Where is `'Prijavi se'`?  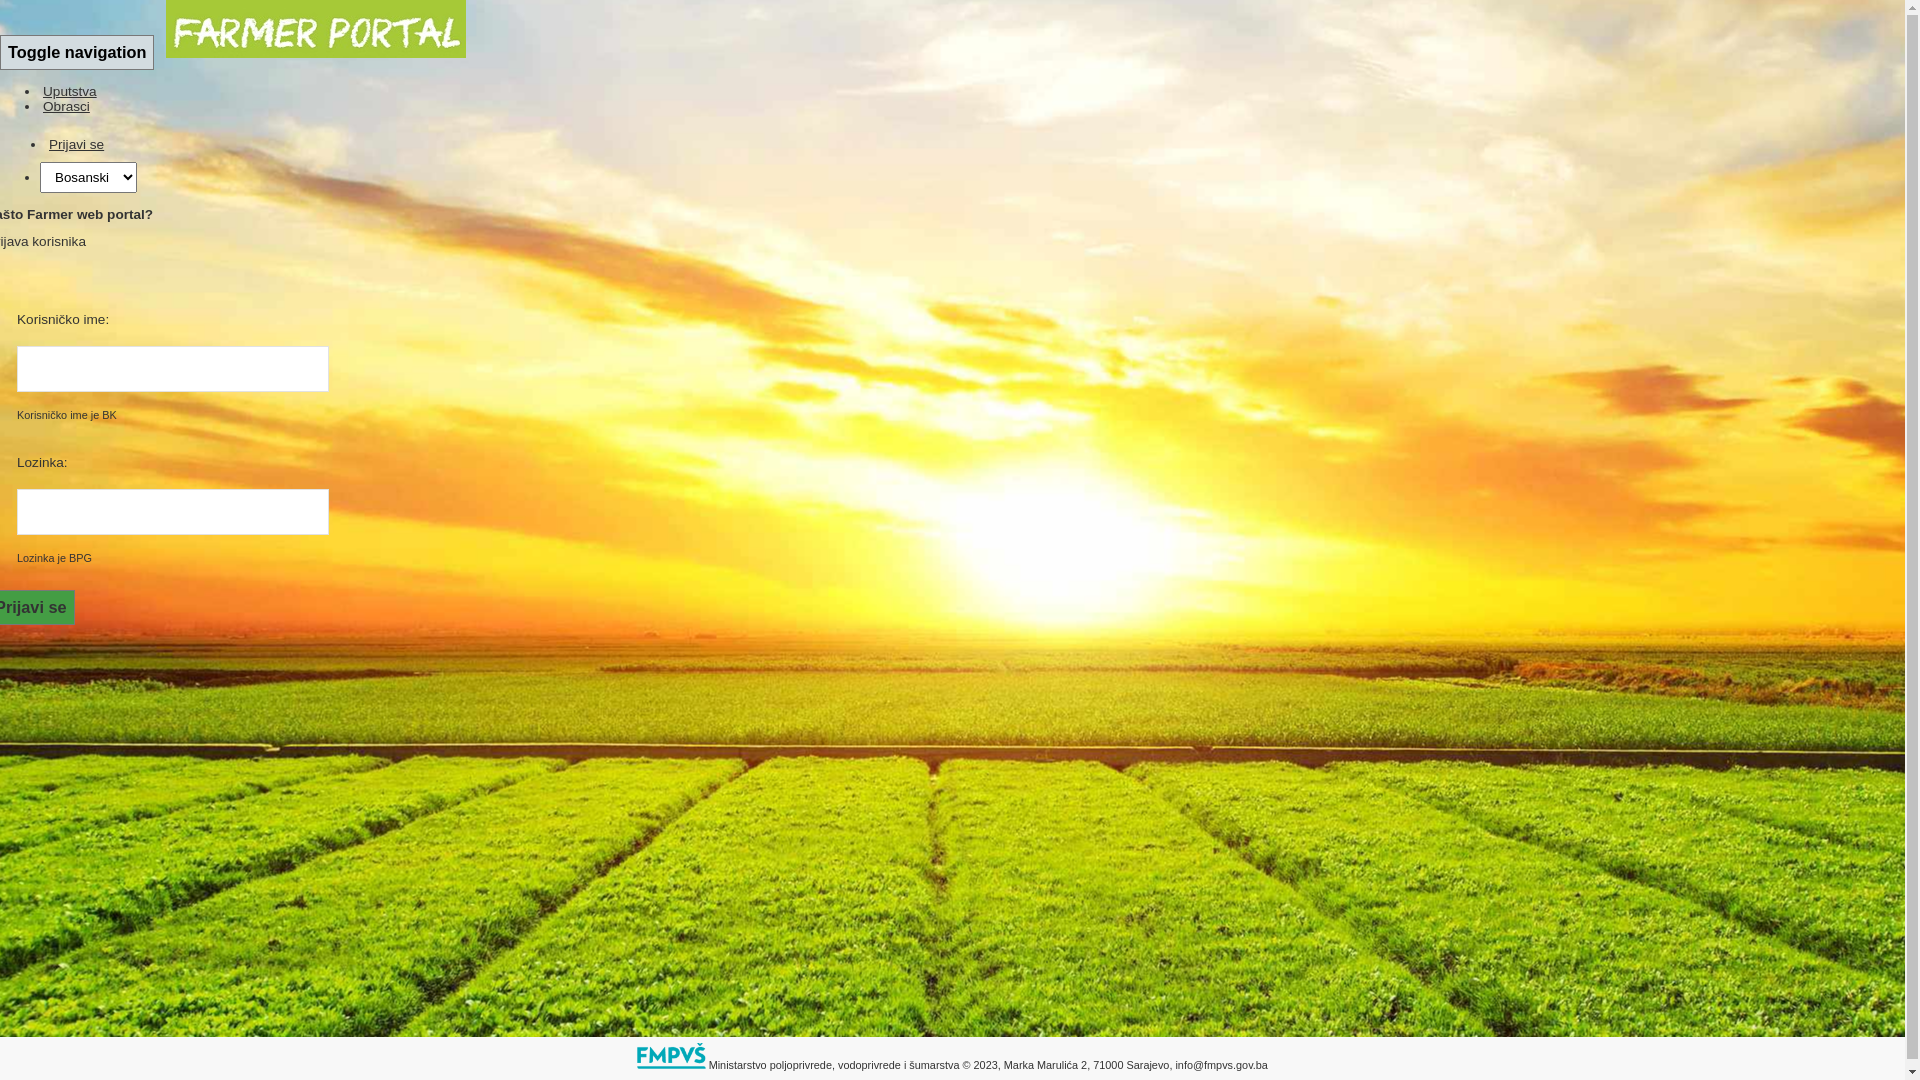 'Prijavi se' is located at coordinates (76, 143).